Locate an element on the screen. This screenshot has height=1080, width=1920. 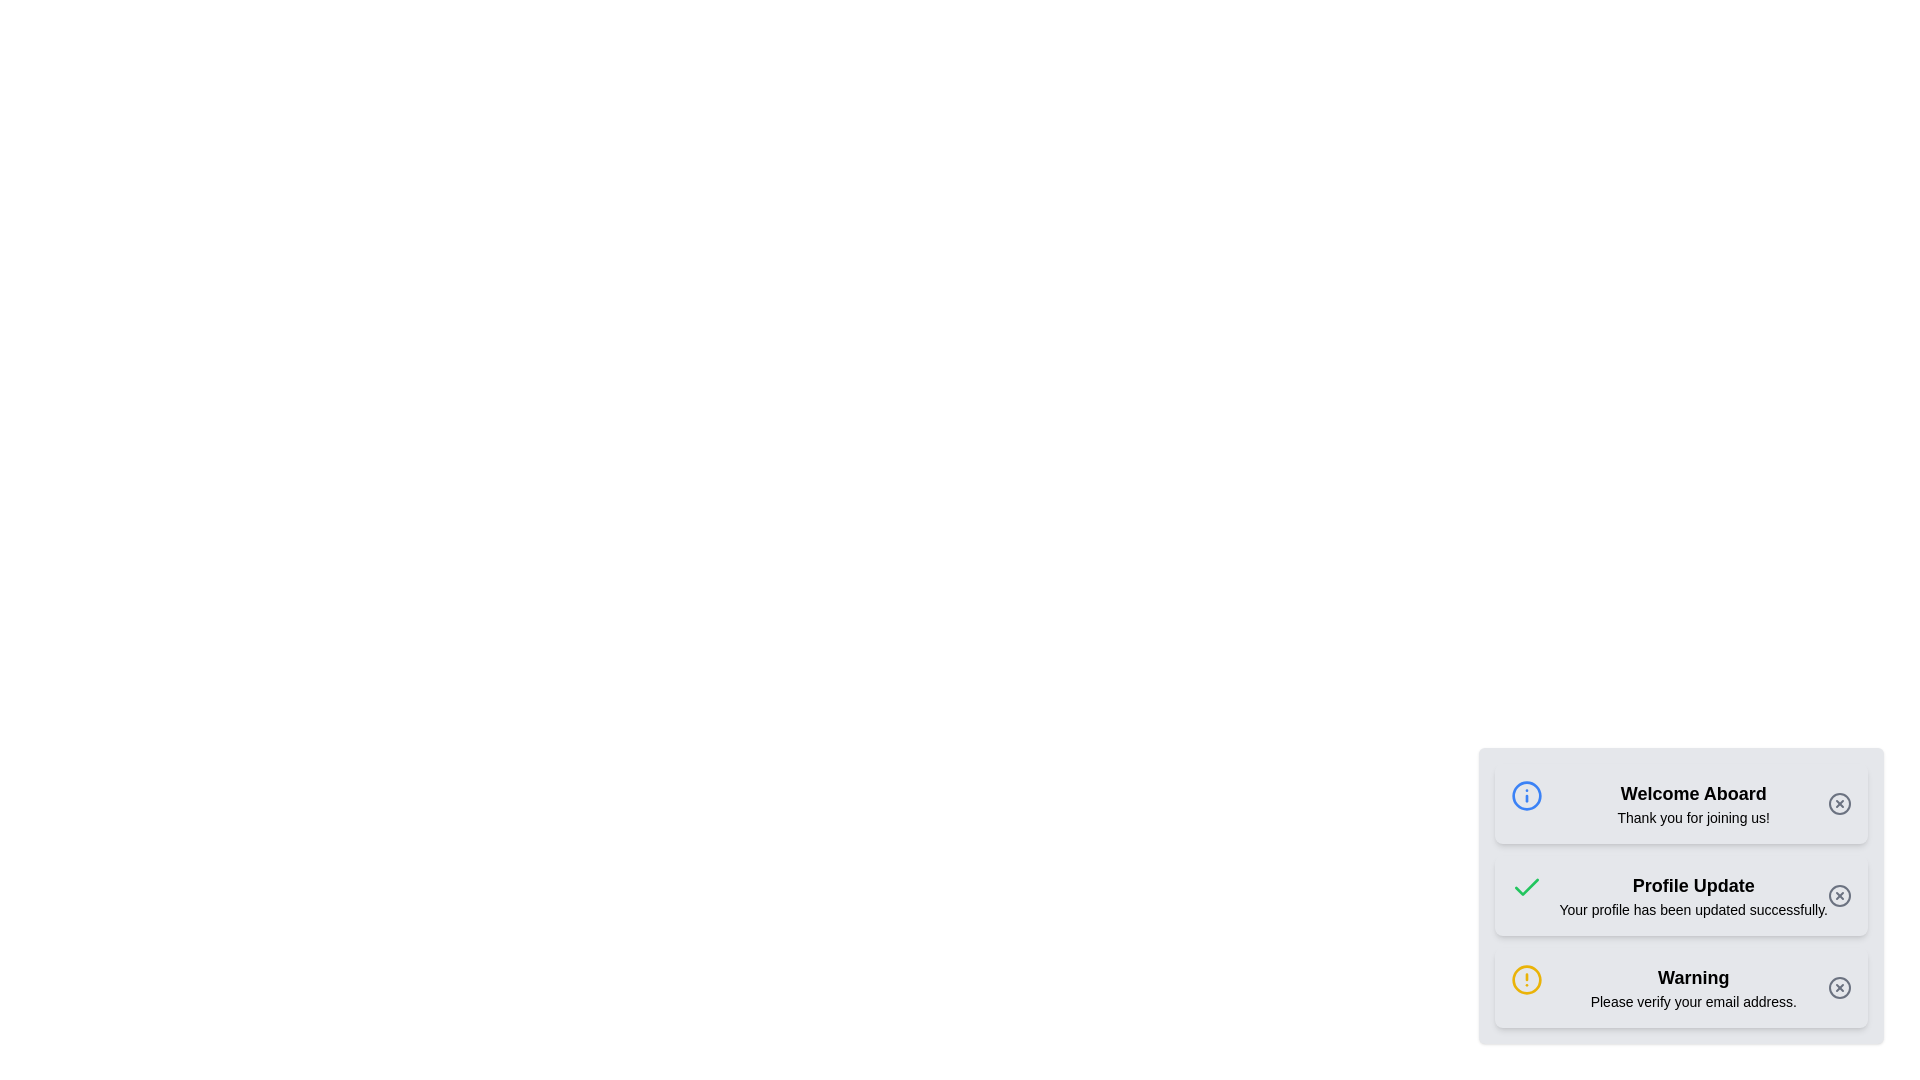
the green check mark icon associated with the 'Profile Update' notification is located at coordinates (1526, 886).